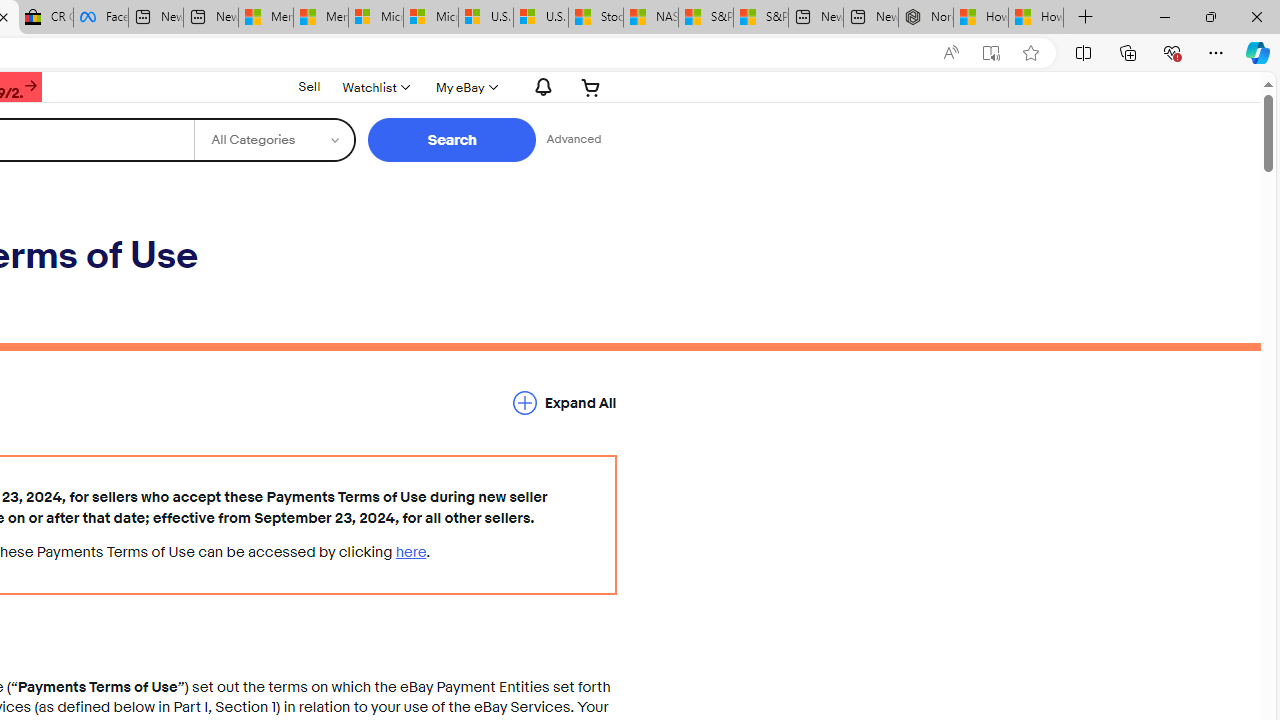 Image resolution: width=1280 pixels, height=720 pixels. I want to click on 'WatchlistExpand Watch List', so click(375, 86).